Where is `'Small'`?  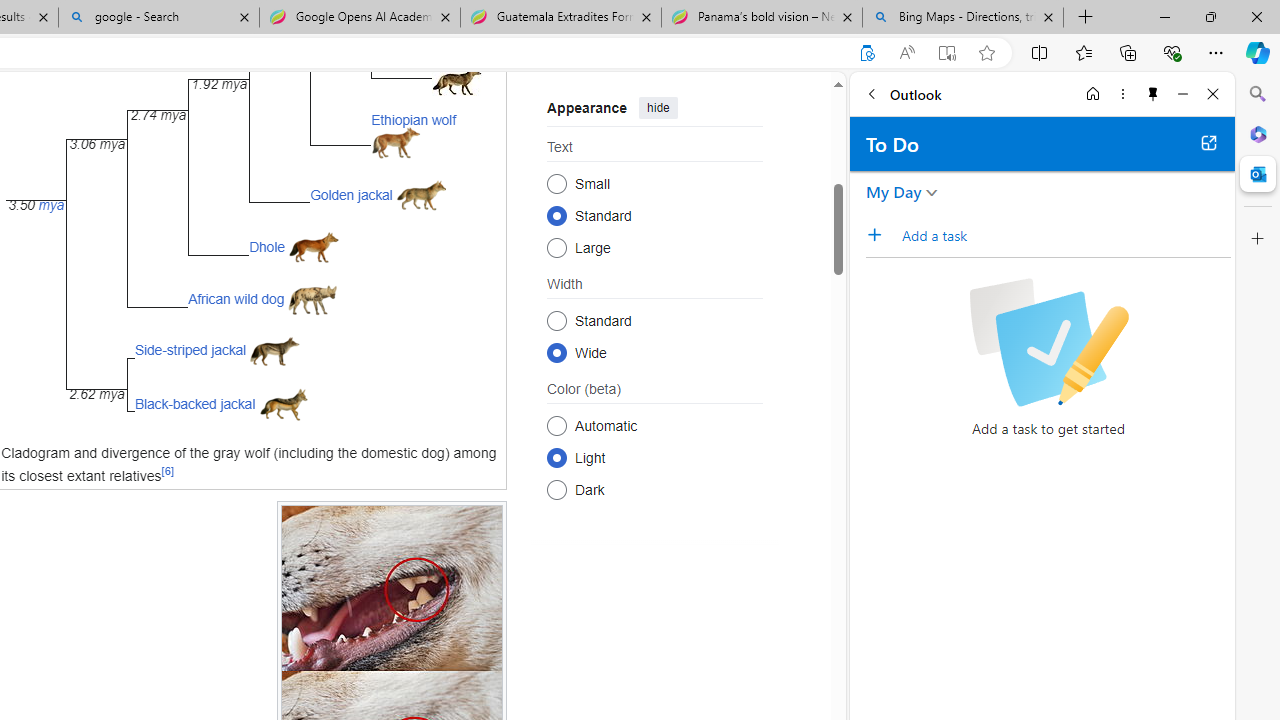 'Small' is located at coordinates (556, 183).